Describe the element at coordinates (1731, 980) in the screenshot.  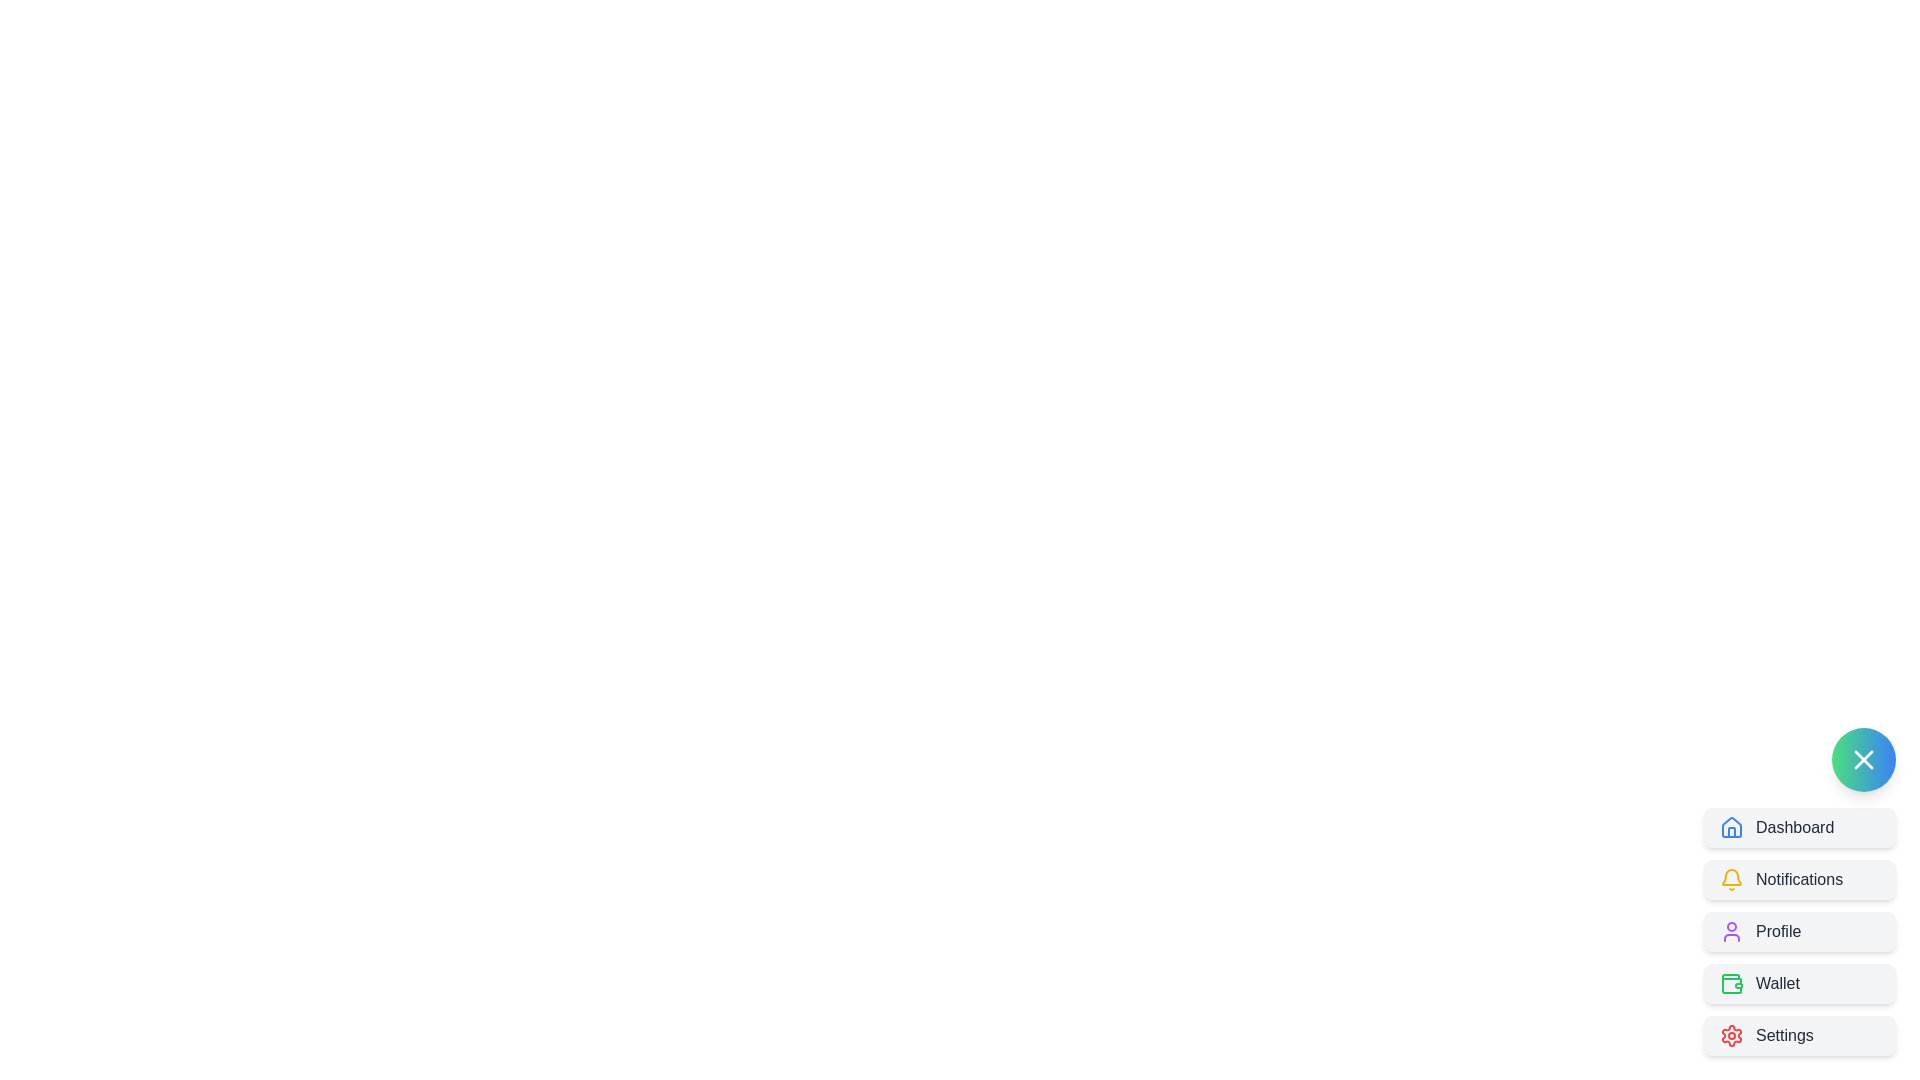
I see `the wallet icon located in the sidebar menu` at that location.